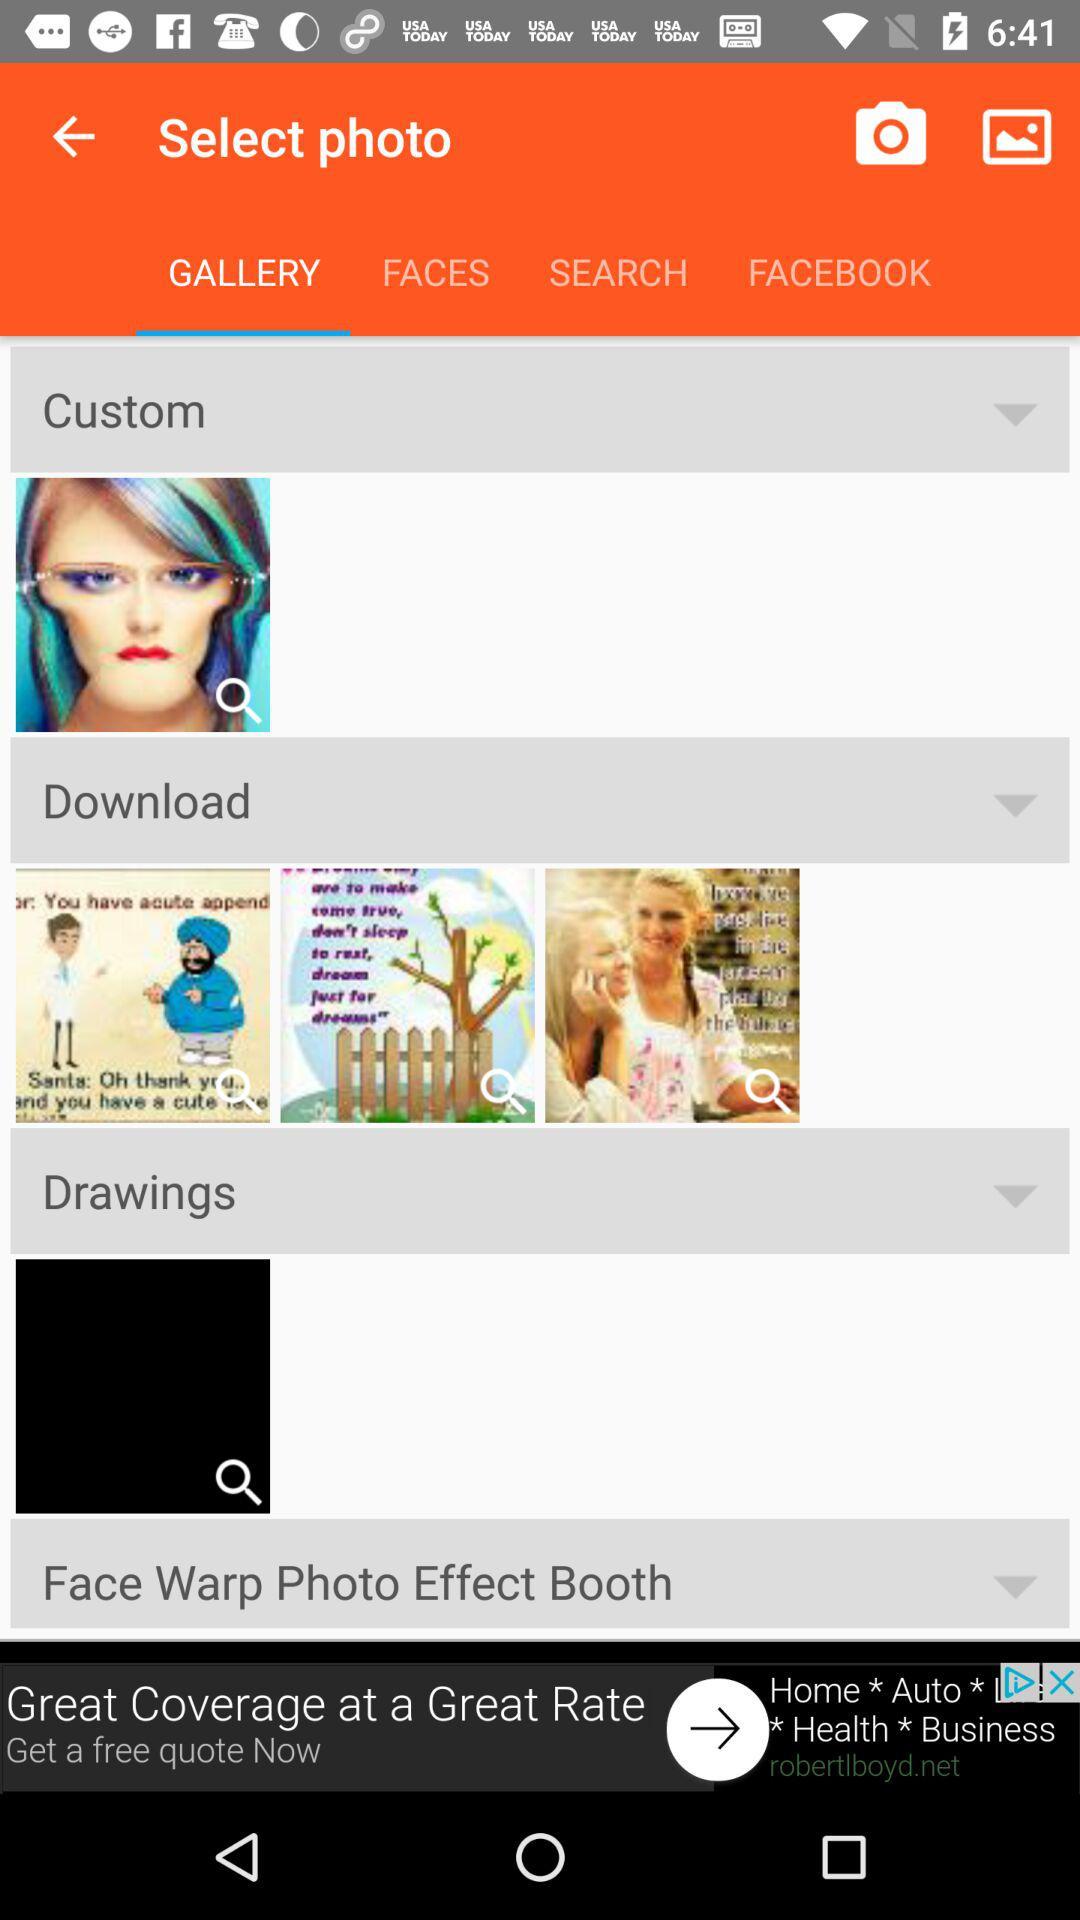 The width and height of the screenshot is (1080, 1920). I want to click on expand photo, so click(237, 700).